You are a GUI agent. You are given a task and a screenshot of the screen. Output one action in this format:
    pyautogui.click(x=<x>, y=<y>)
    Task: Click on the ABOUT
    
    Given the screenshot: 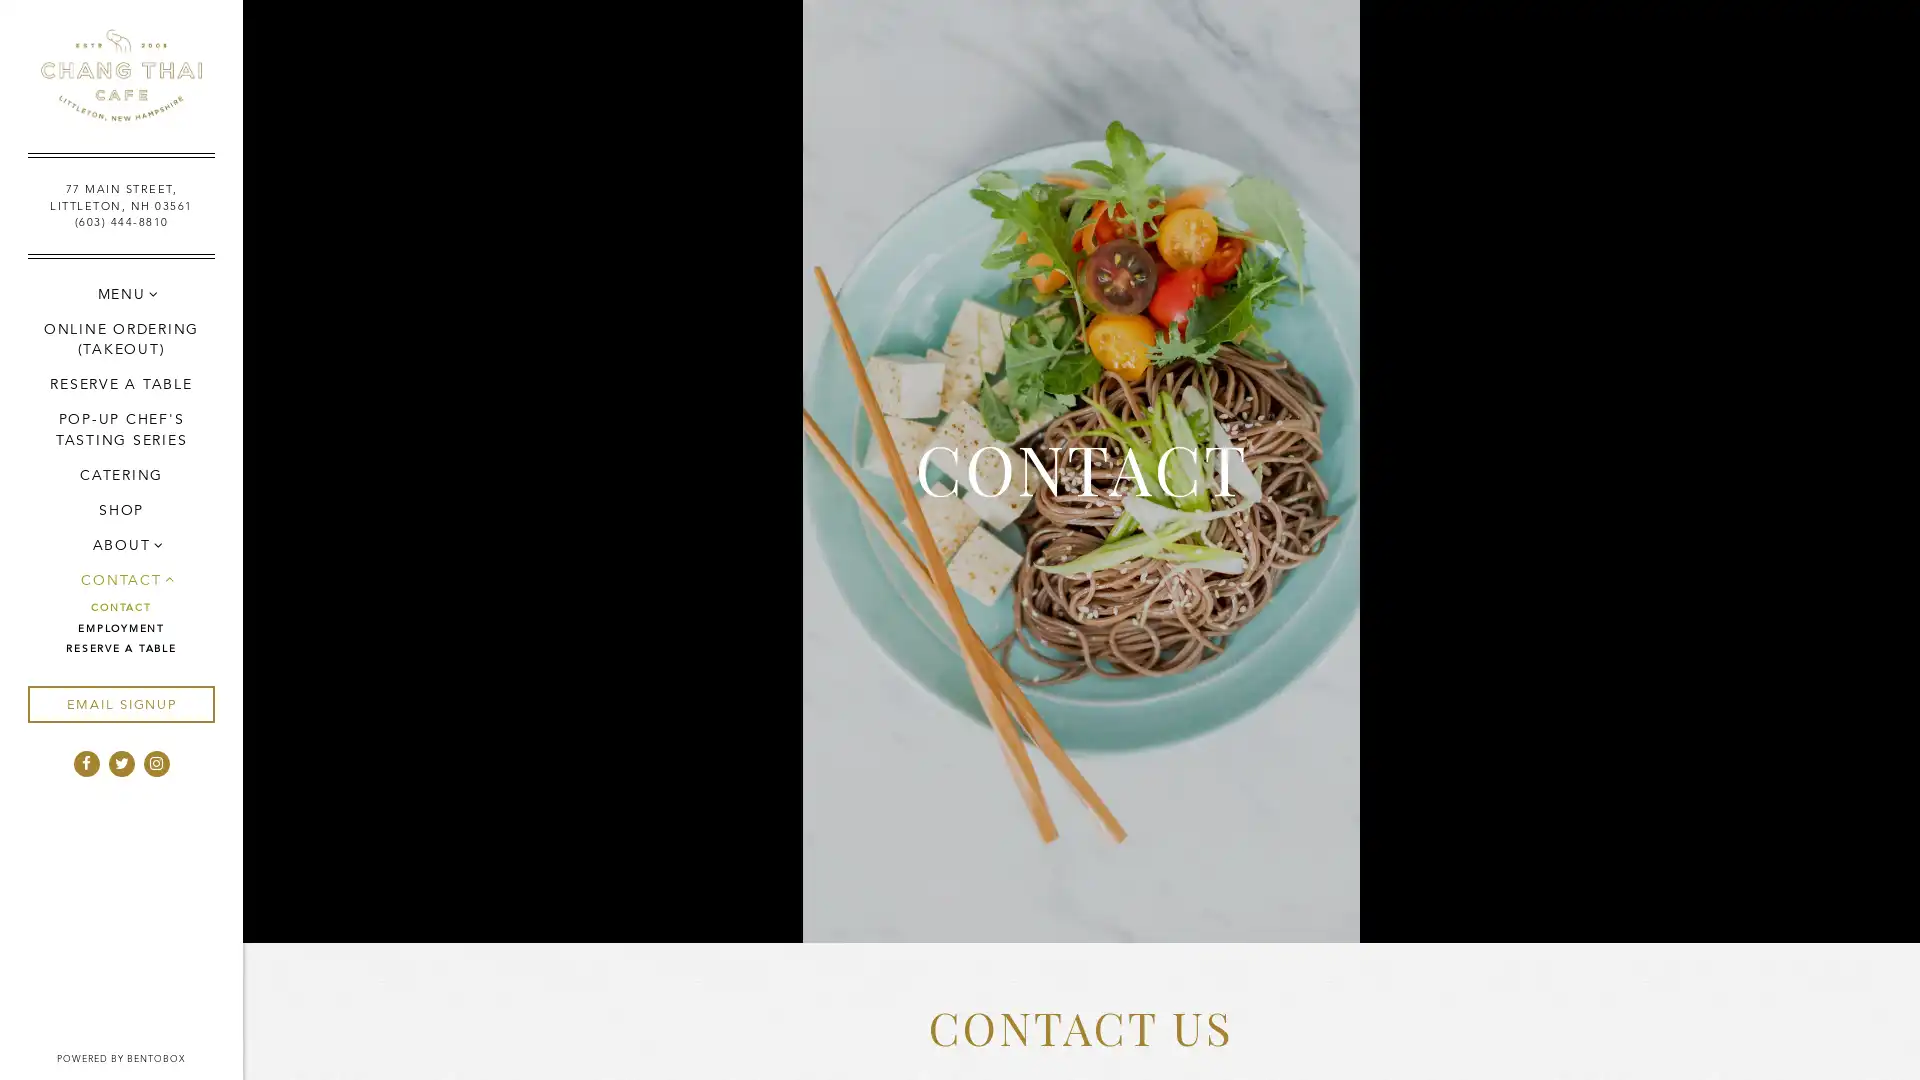 What is the action you would take?
    pyautogui.click(x=119, y=544)
    